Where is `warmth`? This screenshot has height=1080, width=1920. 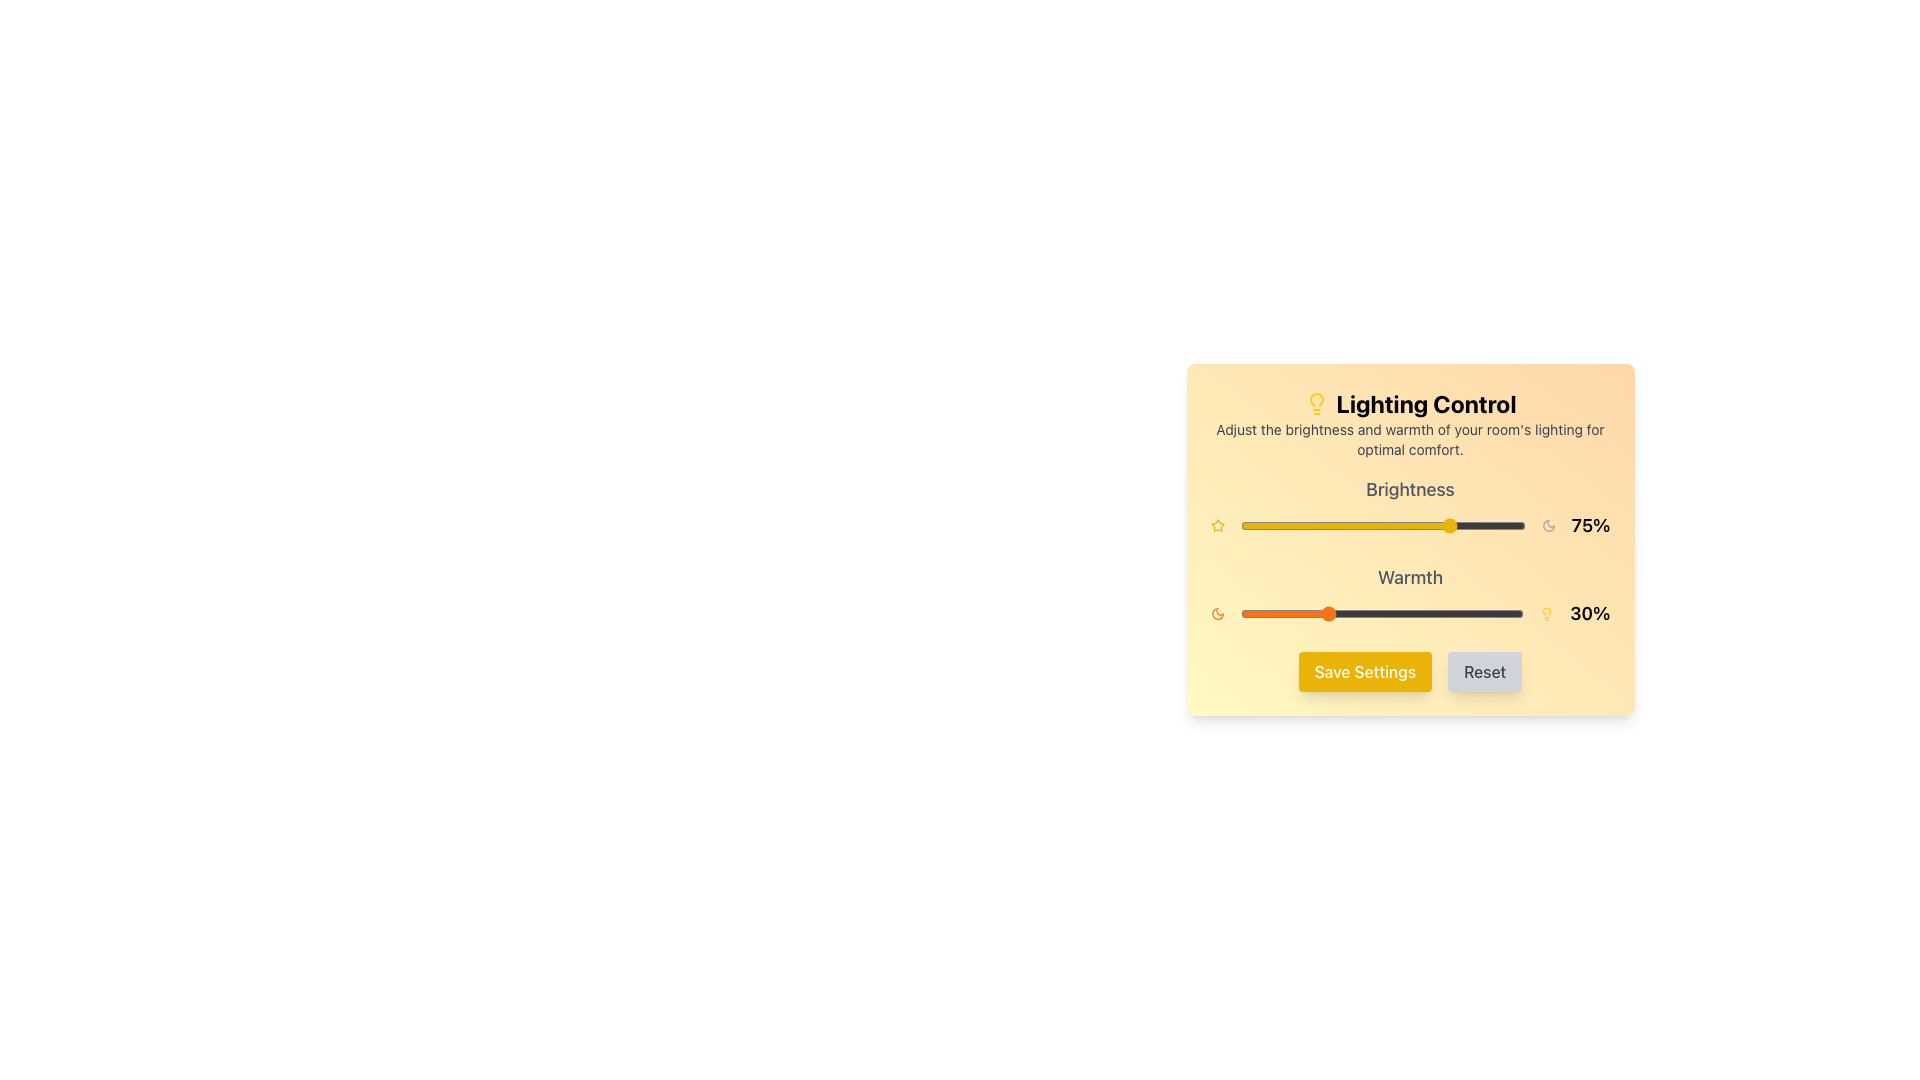 warmth is located at coordinates (1381, 612).